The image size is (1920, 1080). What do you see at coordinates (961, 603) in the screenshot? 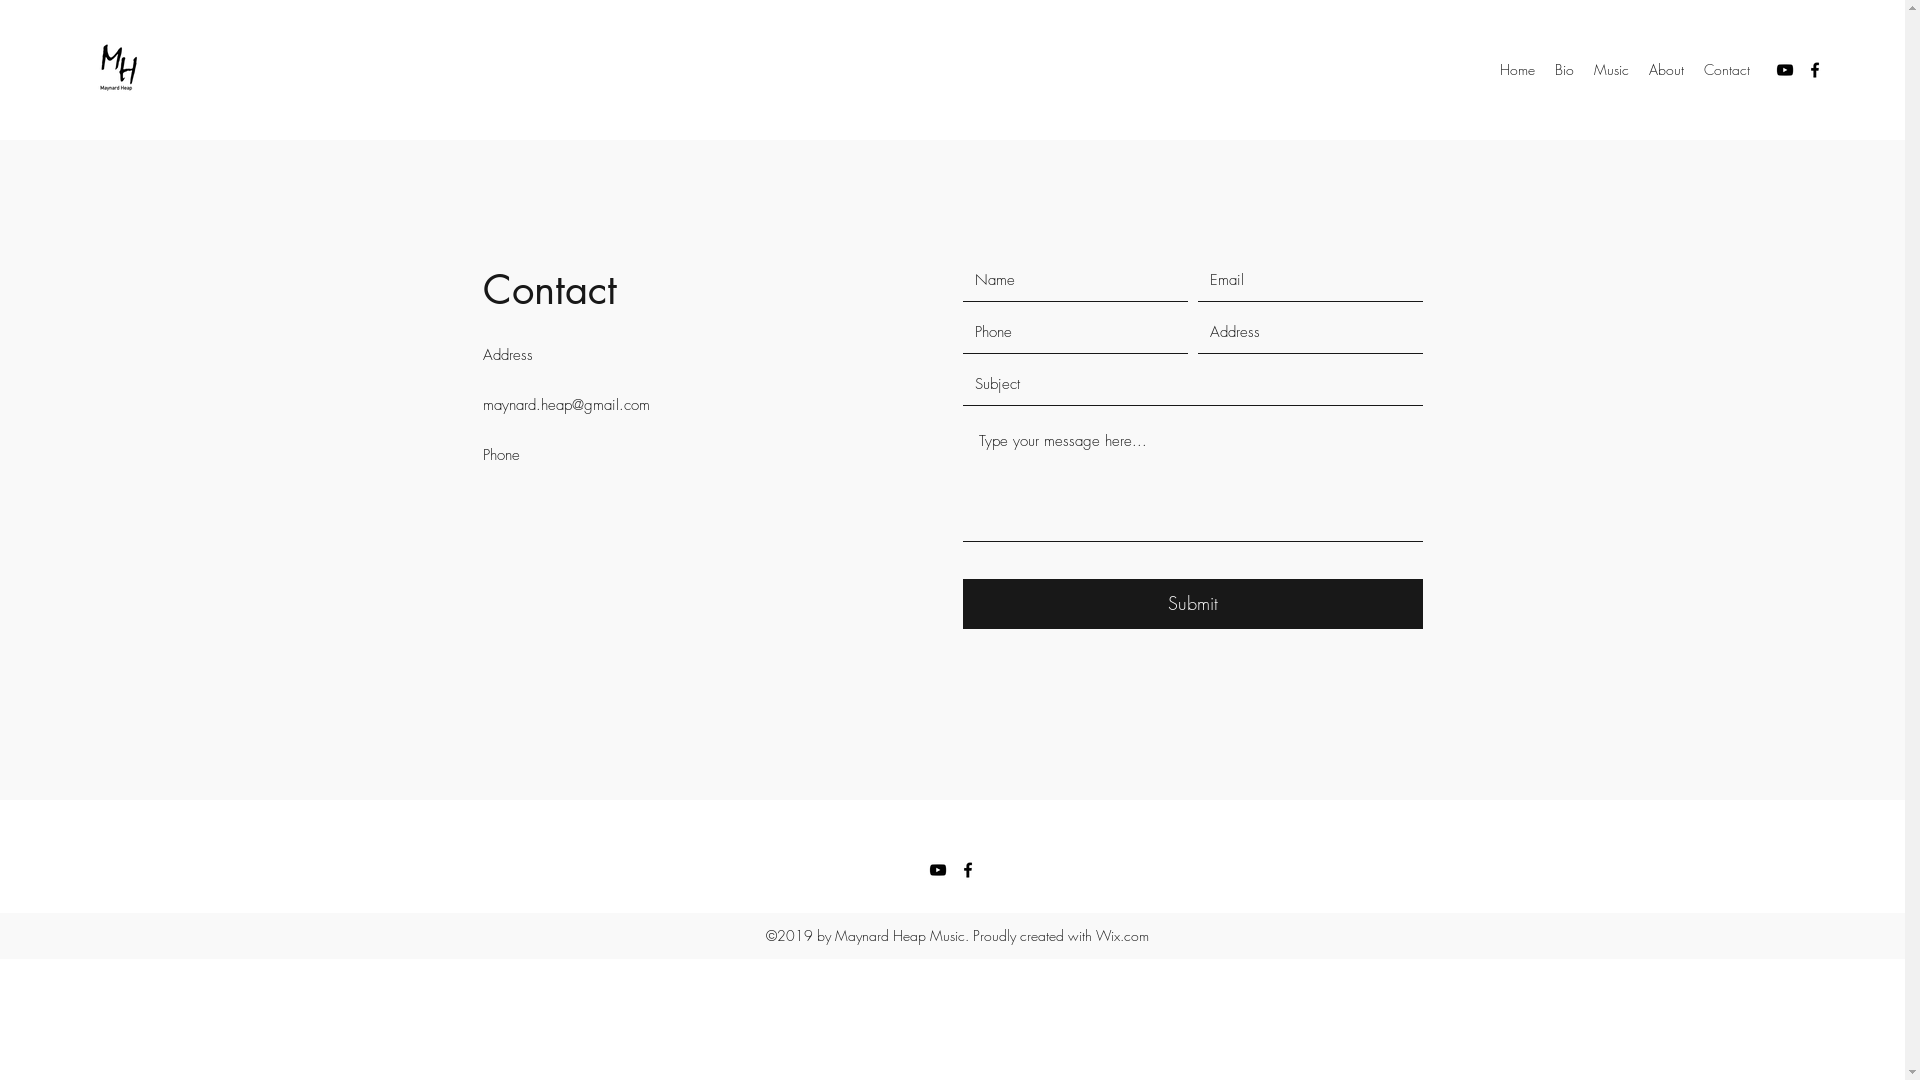
I see `'Submit'` at bounding box center [961, 603].